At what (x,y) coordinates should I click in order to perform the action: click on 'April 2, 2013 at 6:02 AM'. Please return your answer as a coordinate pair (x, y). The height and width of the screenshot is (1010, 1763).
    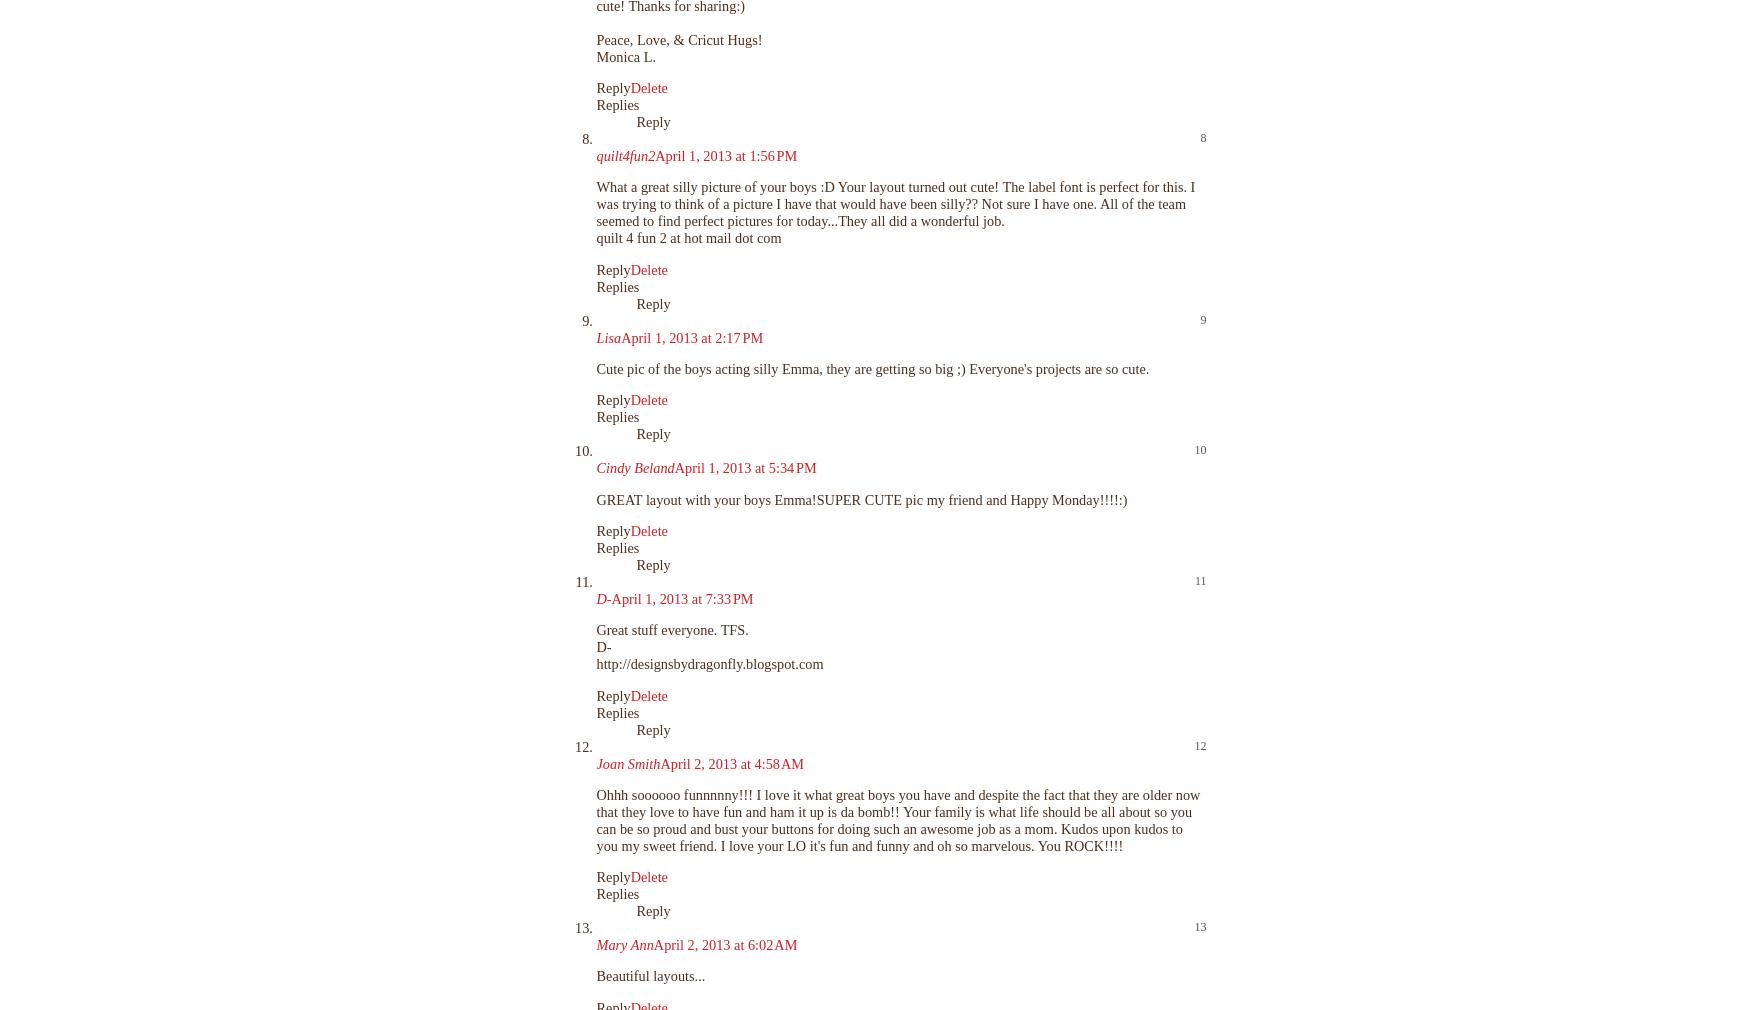
    Looking at the image, I should click on (724, 944).